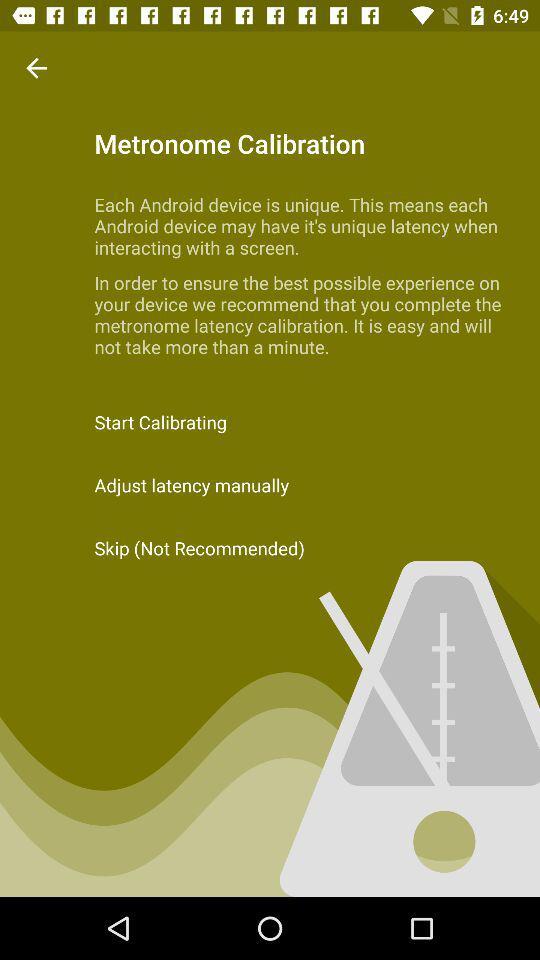 Image resolution: width=540 pixels, height=960 pixels. Describe the element at coordinates (36, 68) in the screenshot. I see `item at the top left corner` at that location.